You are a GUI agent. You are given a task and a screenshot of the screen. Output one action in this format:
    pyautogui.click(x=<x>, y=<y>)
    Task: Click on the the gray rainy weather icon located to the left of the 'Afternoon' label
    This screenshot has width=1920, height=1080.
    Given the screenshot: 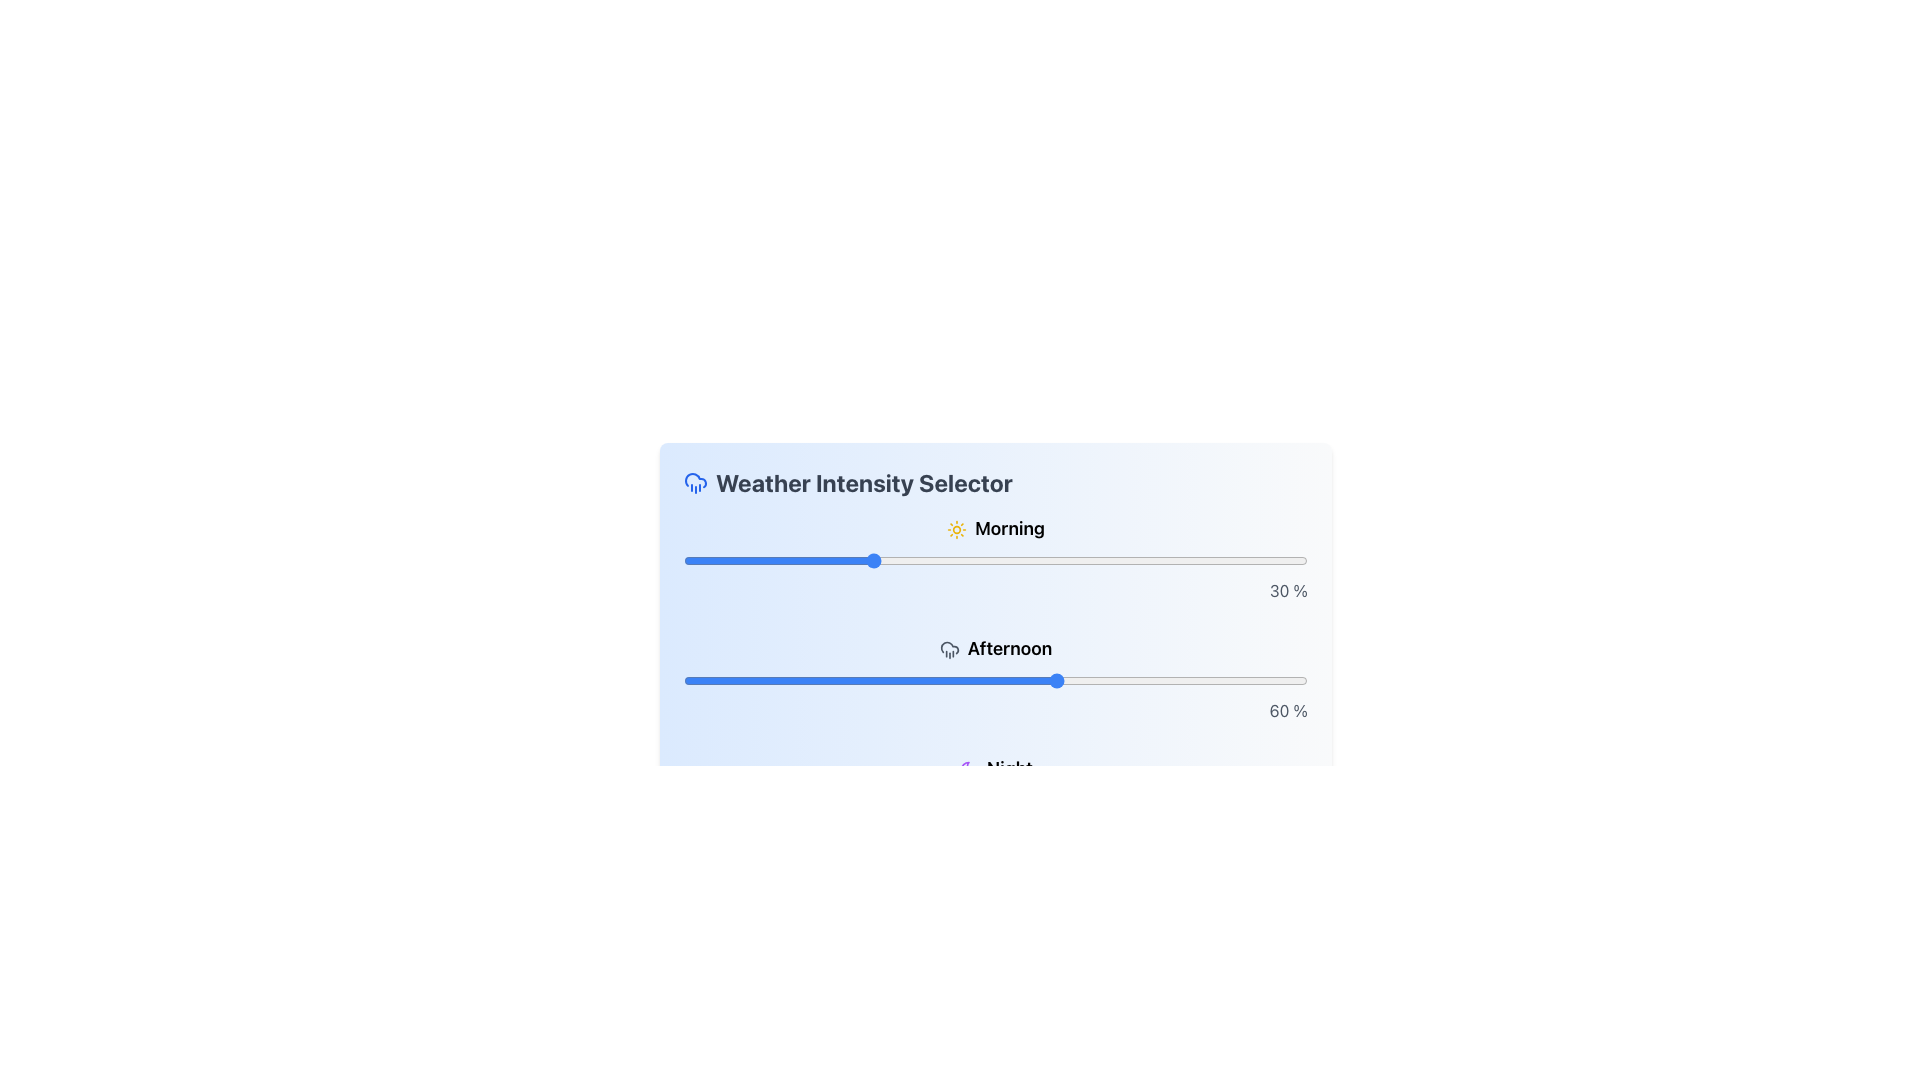 What is the action you would take?
    pyautogui.click(x=948, y=650)
    